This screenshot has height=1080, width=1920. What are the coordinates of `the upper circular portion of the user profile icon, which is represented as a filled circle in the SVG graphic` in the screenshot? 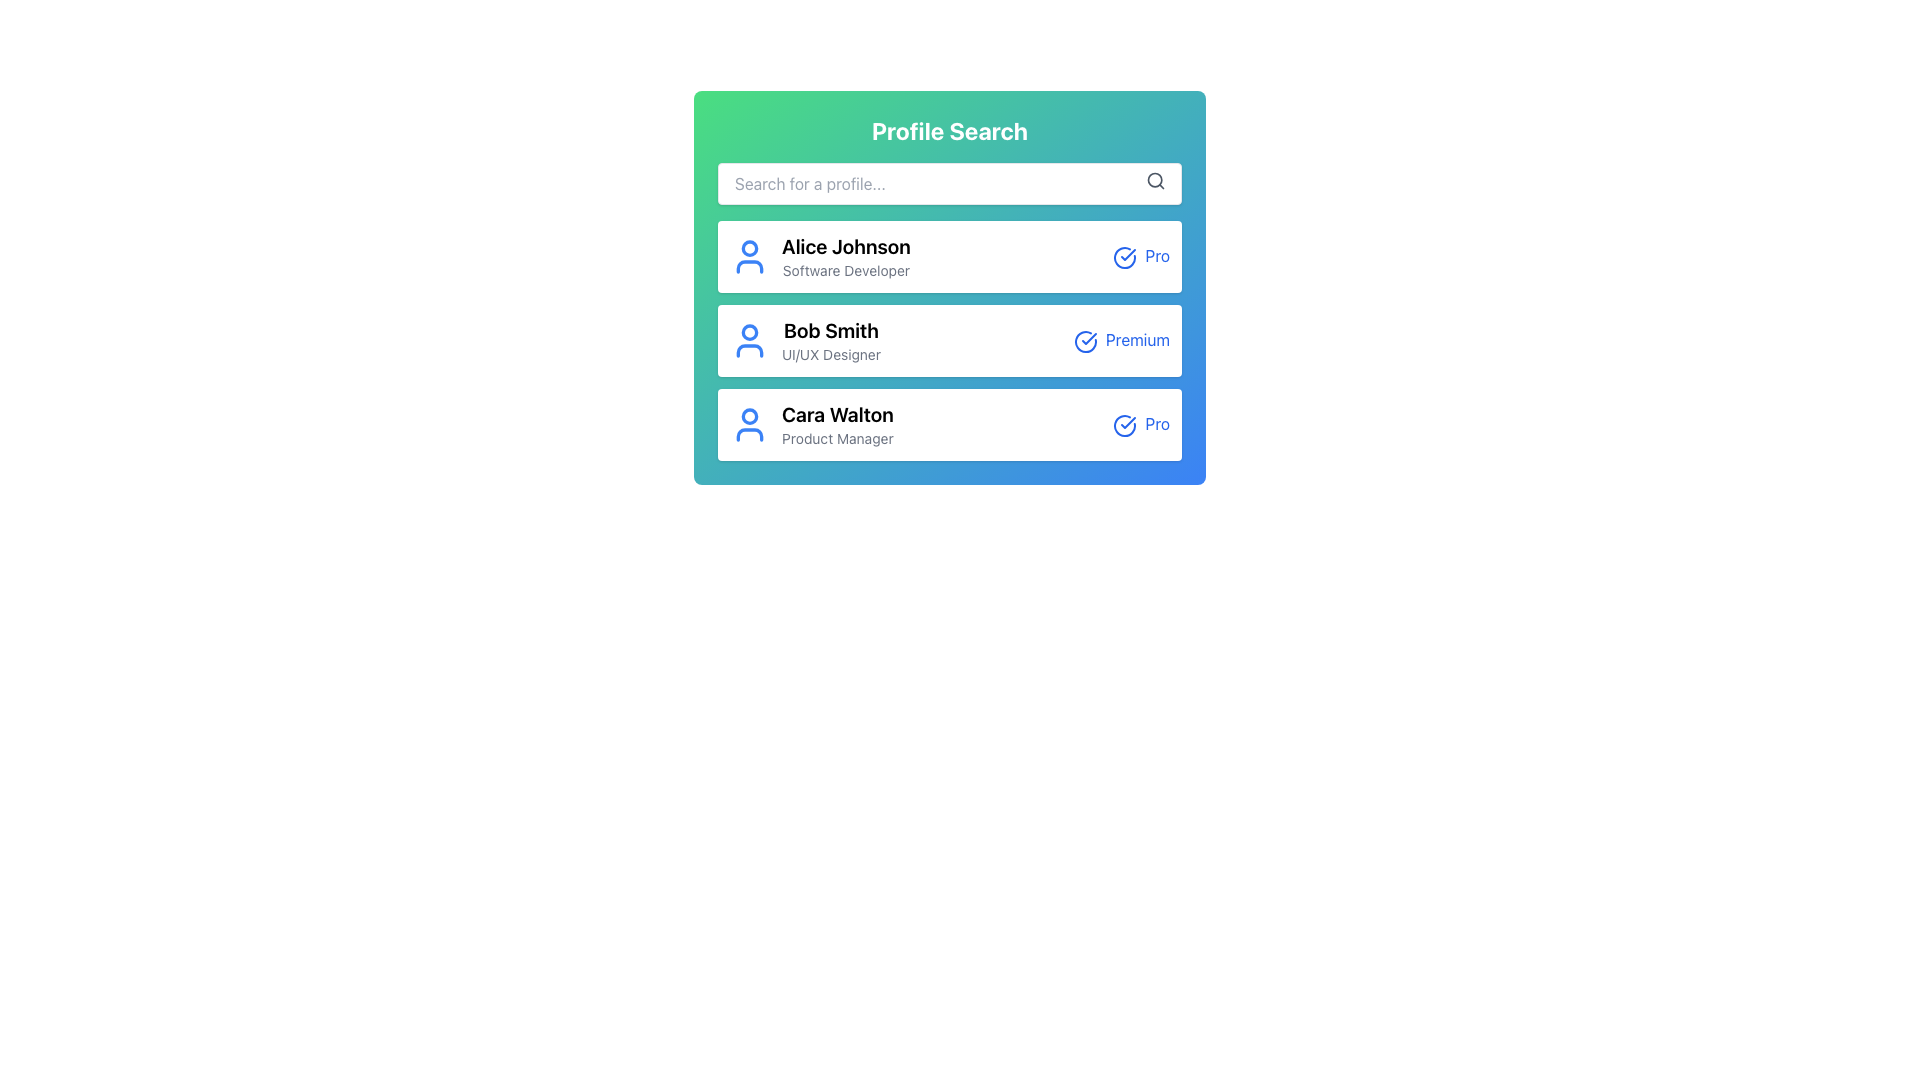 It's located at (748, 246).